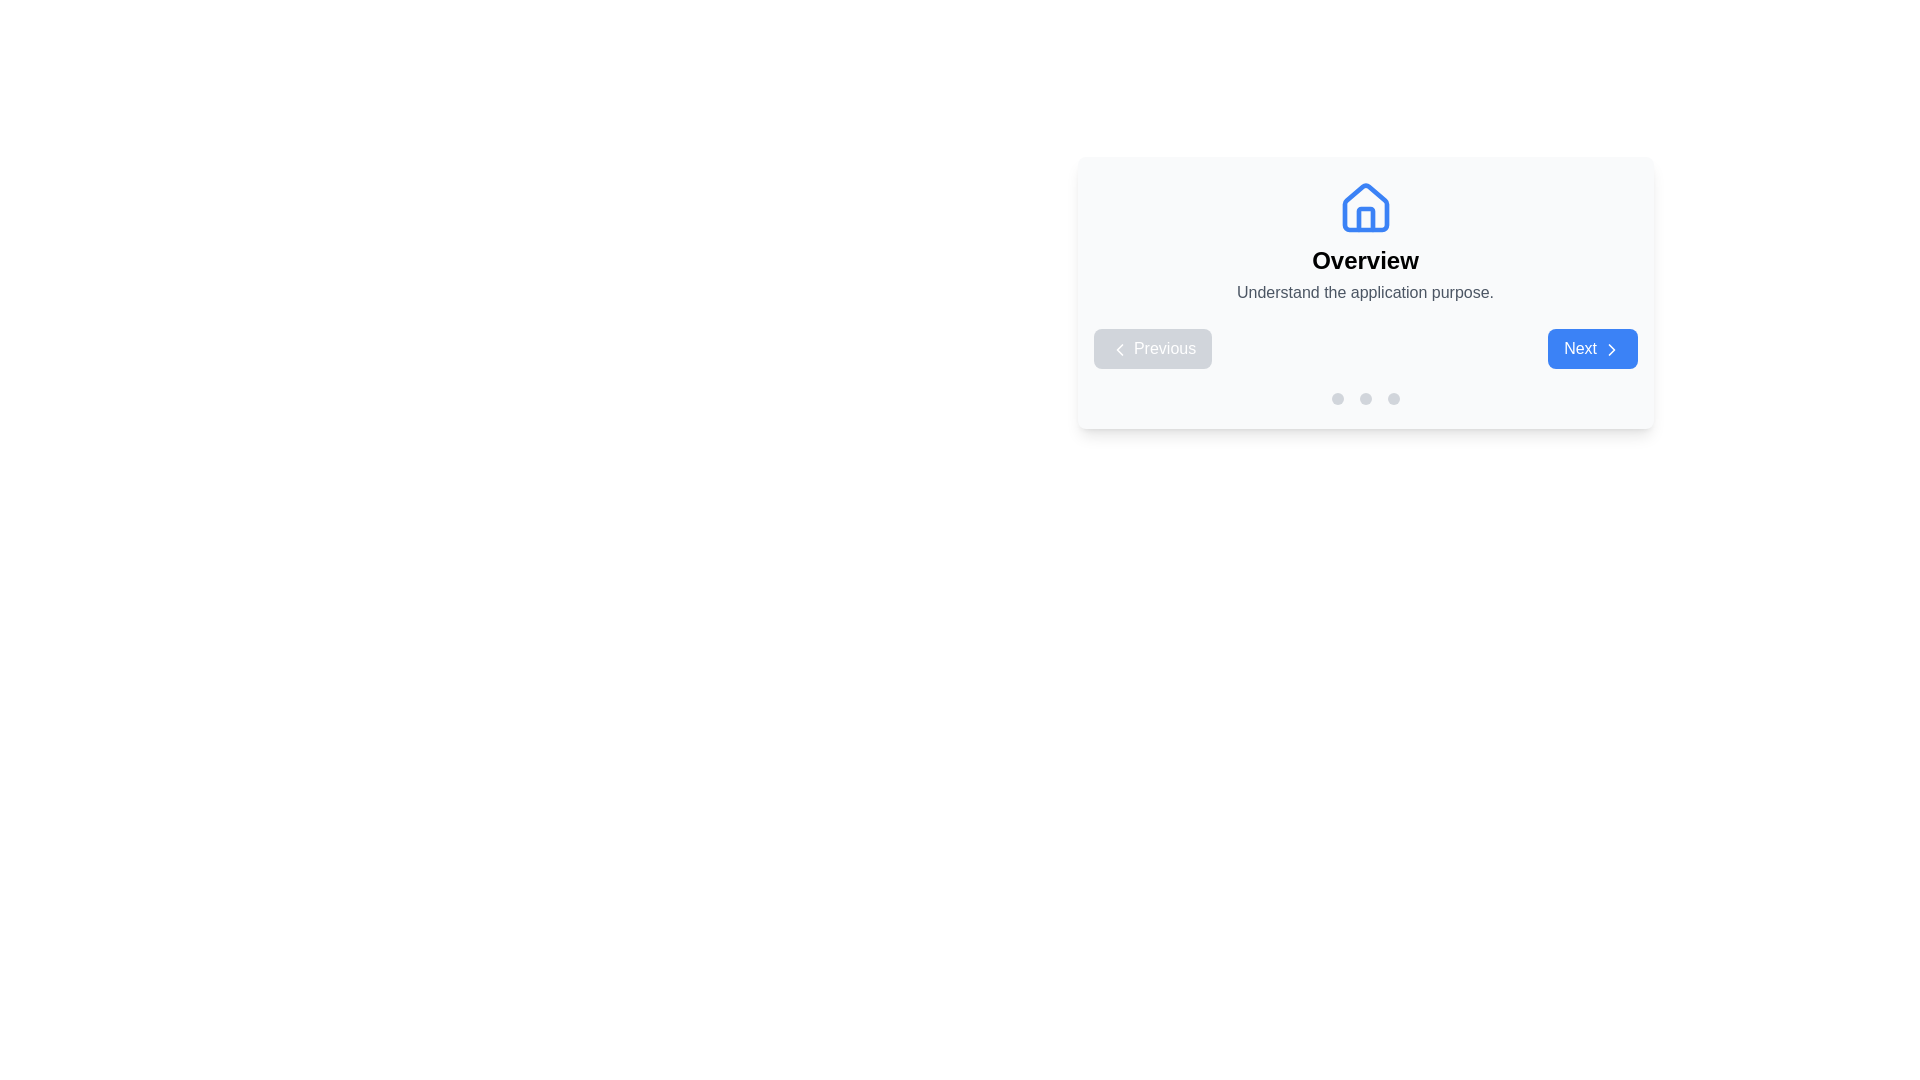 The image size is (1920, 1080). What do you see at coordinates (1611, 348) in the screenshot?
I see `the forward navigation icon located within the 'Next' button in the bottom-right corner of the card, which serves as a visual indicator for forward navigation` at bounding box center [1611, 348].